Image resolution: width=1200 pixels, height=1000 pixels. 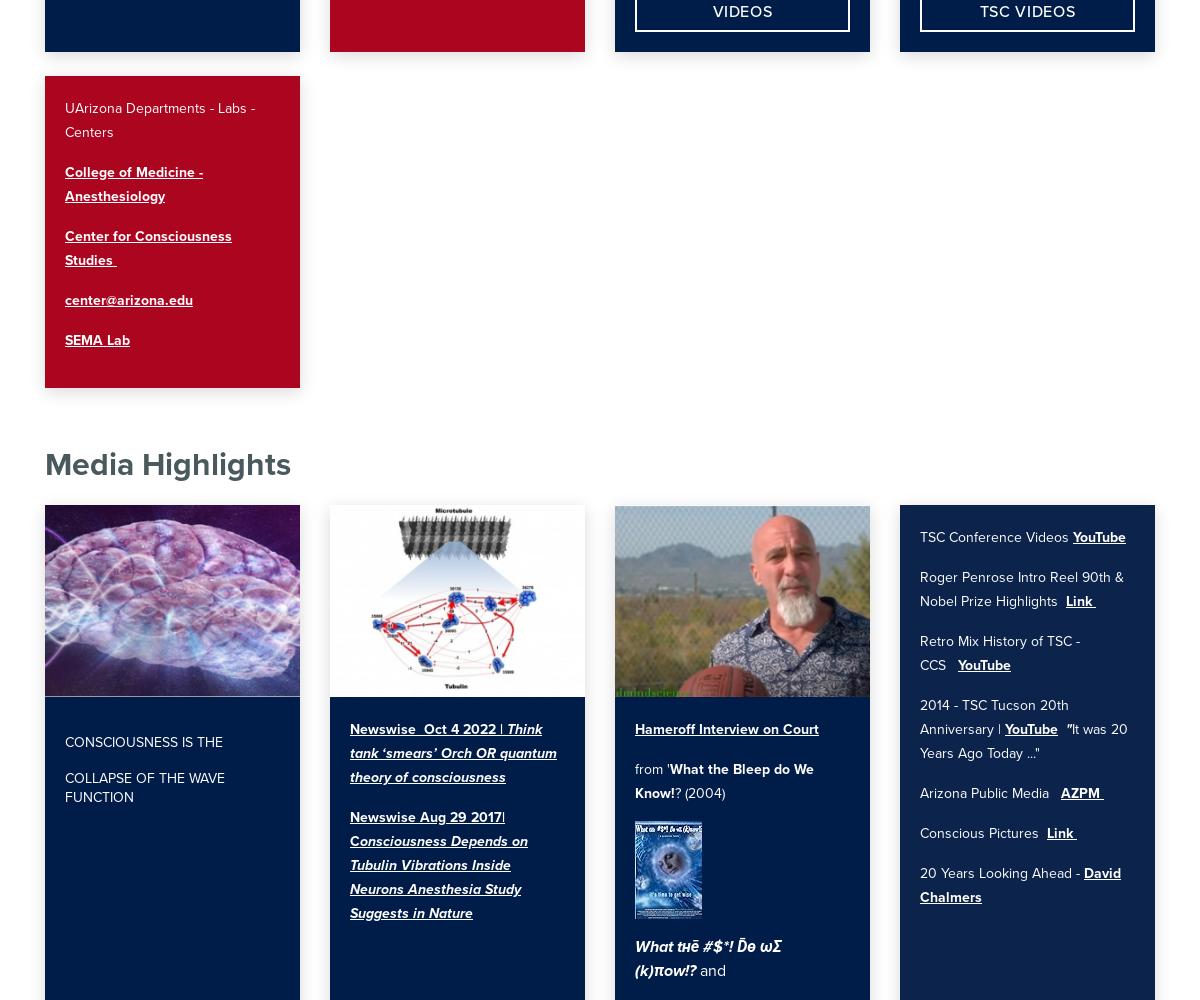 What do you see at coordinates (144, 788) in the screenshot?
I see `'collapse of the wave function'` at bounding box center [144, 788].